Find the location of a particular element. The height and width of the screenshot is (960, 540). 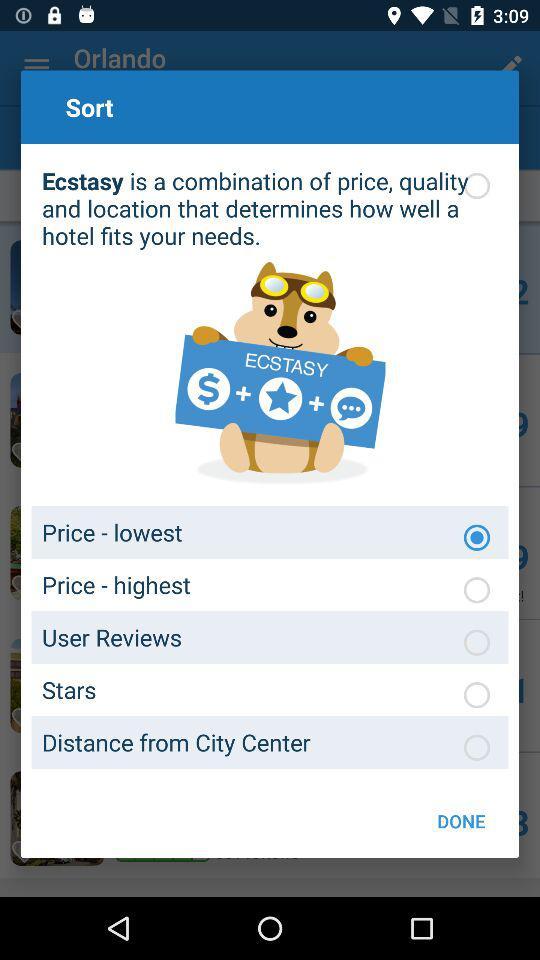

another assortment option is located at coordinates (475, 746).